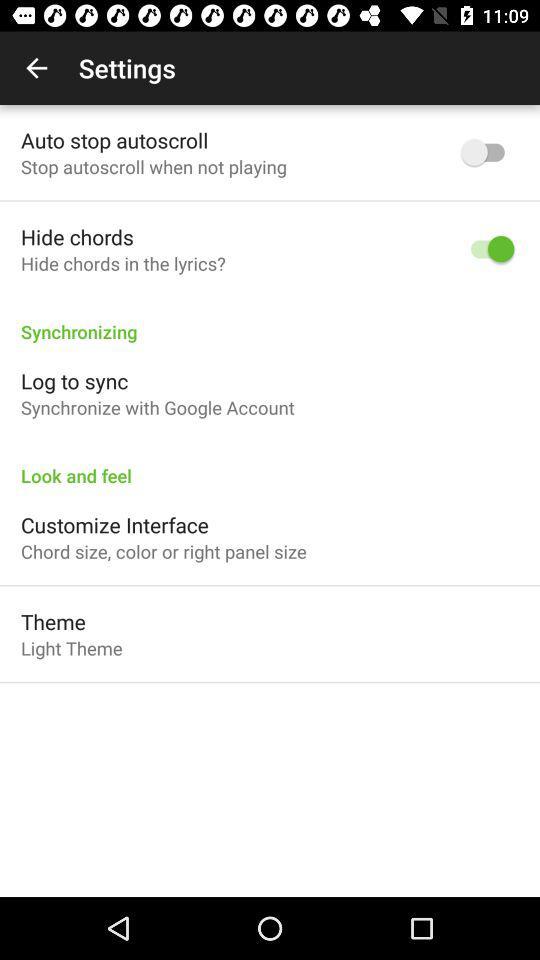 This screenshot has height=960, width=540. Describe the element at coordinates (162, 551) in the screenshot. I see `the item above theme` at that location.